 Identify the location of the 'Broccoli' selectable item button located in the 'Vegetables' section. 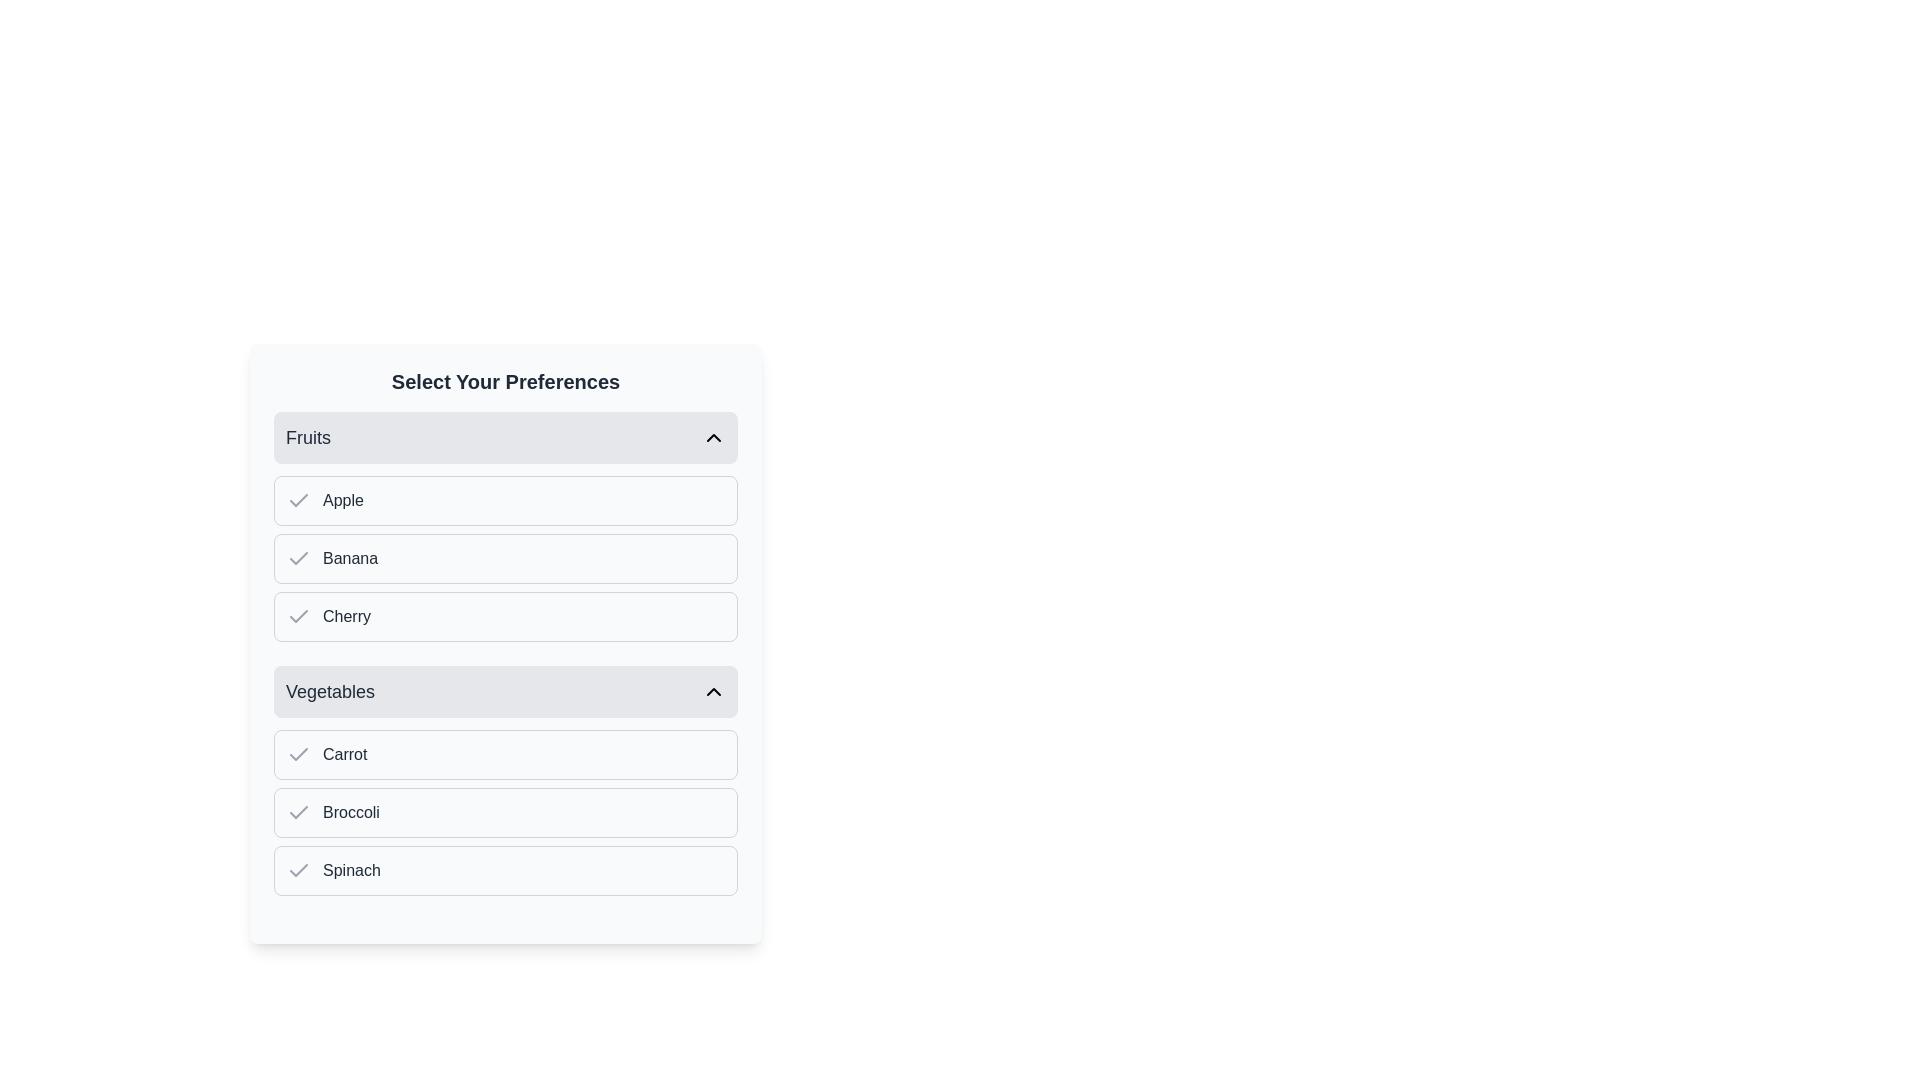
(505, 813).